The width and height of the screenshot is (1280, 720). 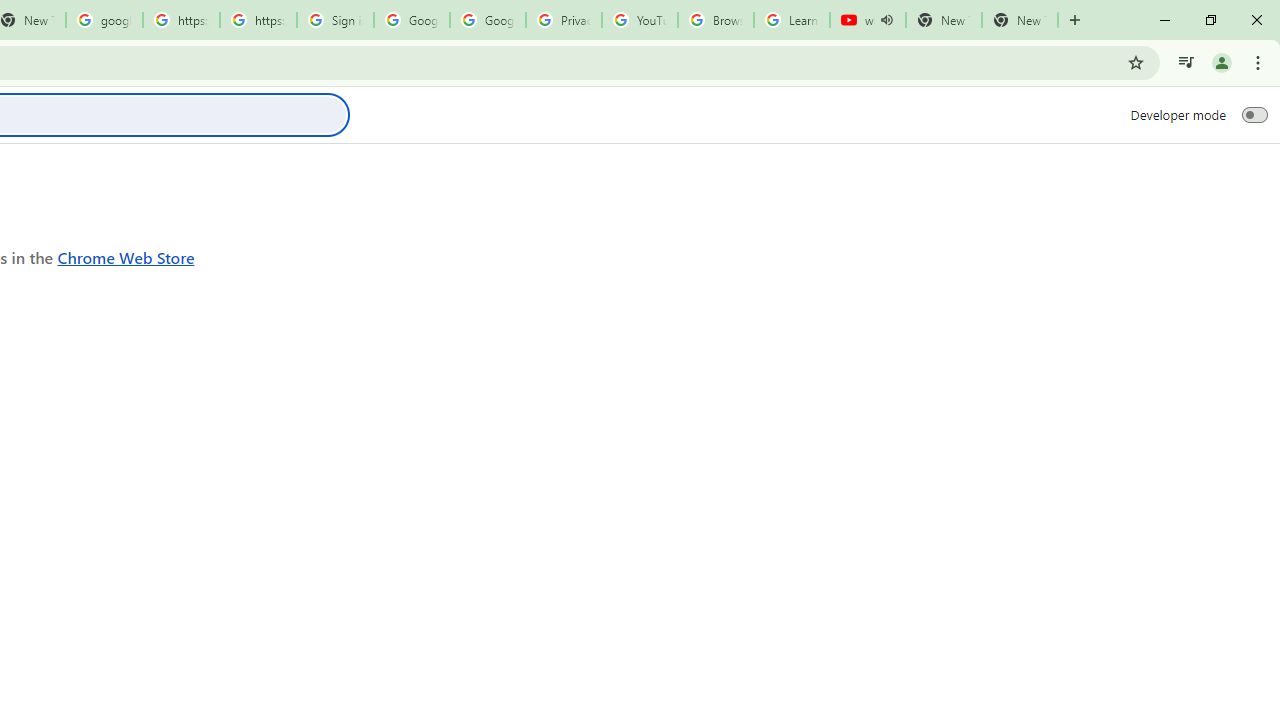 I want to click on 'YouTube', so click(x=640, y=20).